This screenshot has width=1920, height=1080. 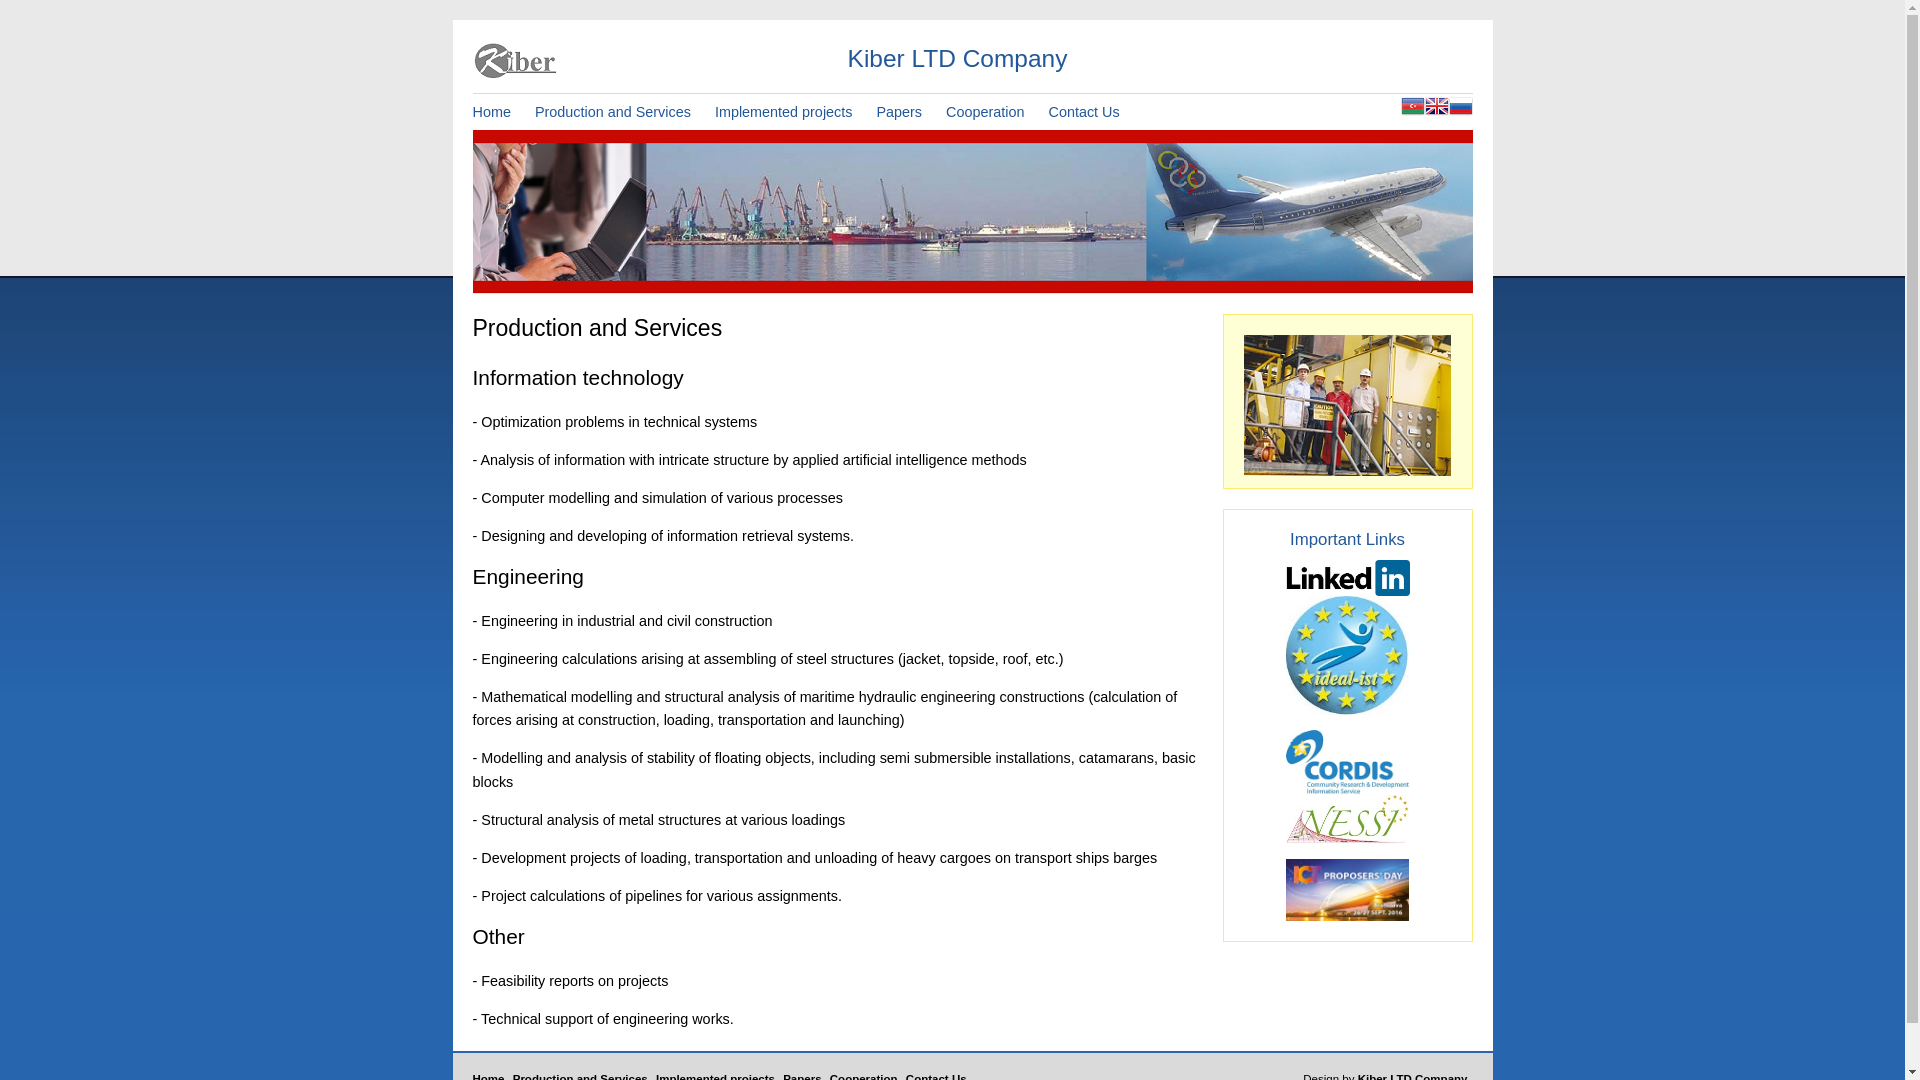 What do you see at coordinates (1046, 111) in the screenshot?
I see `'Contact Us'` at bounding box center [1046, 111].